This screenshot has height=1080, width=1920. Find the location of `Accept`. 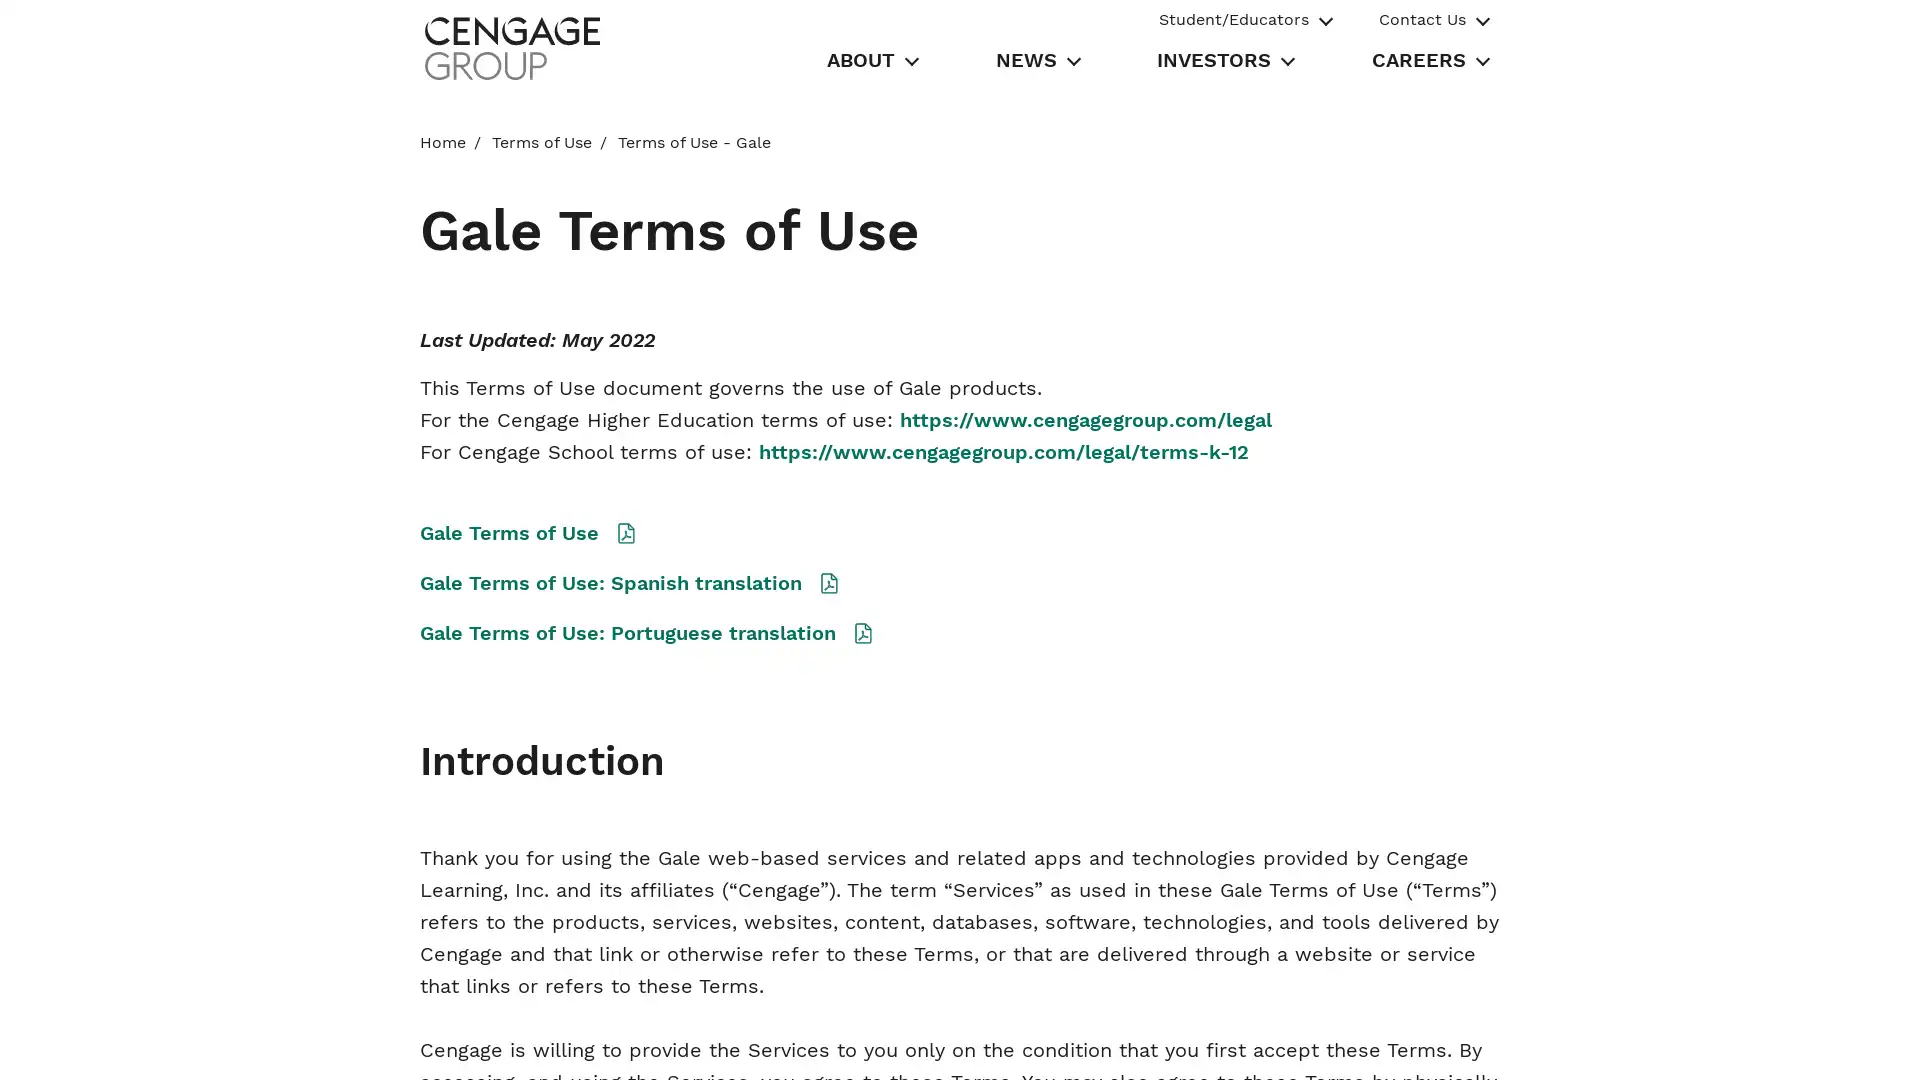

Accept is located at coordinates (1541, 1041).